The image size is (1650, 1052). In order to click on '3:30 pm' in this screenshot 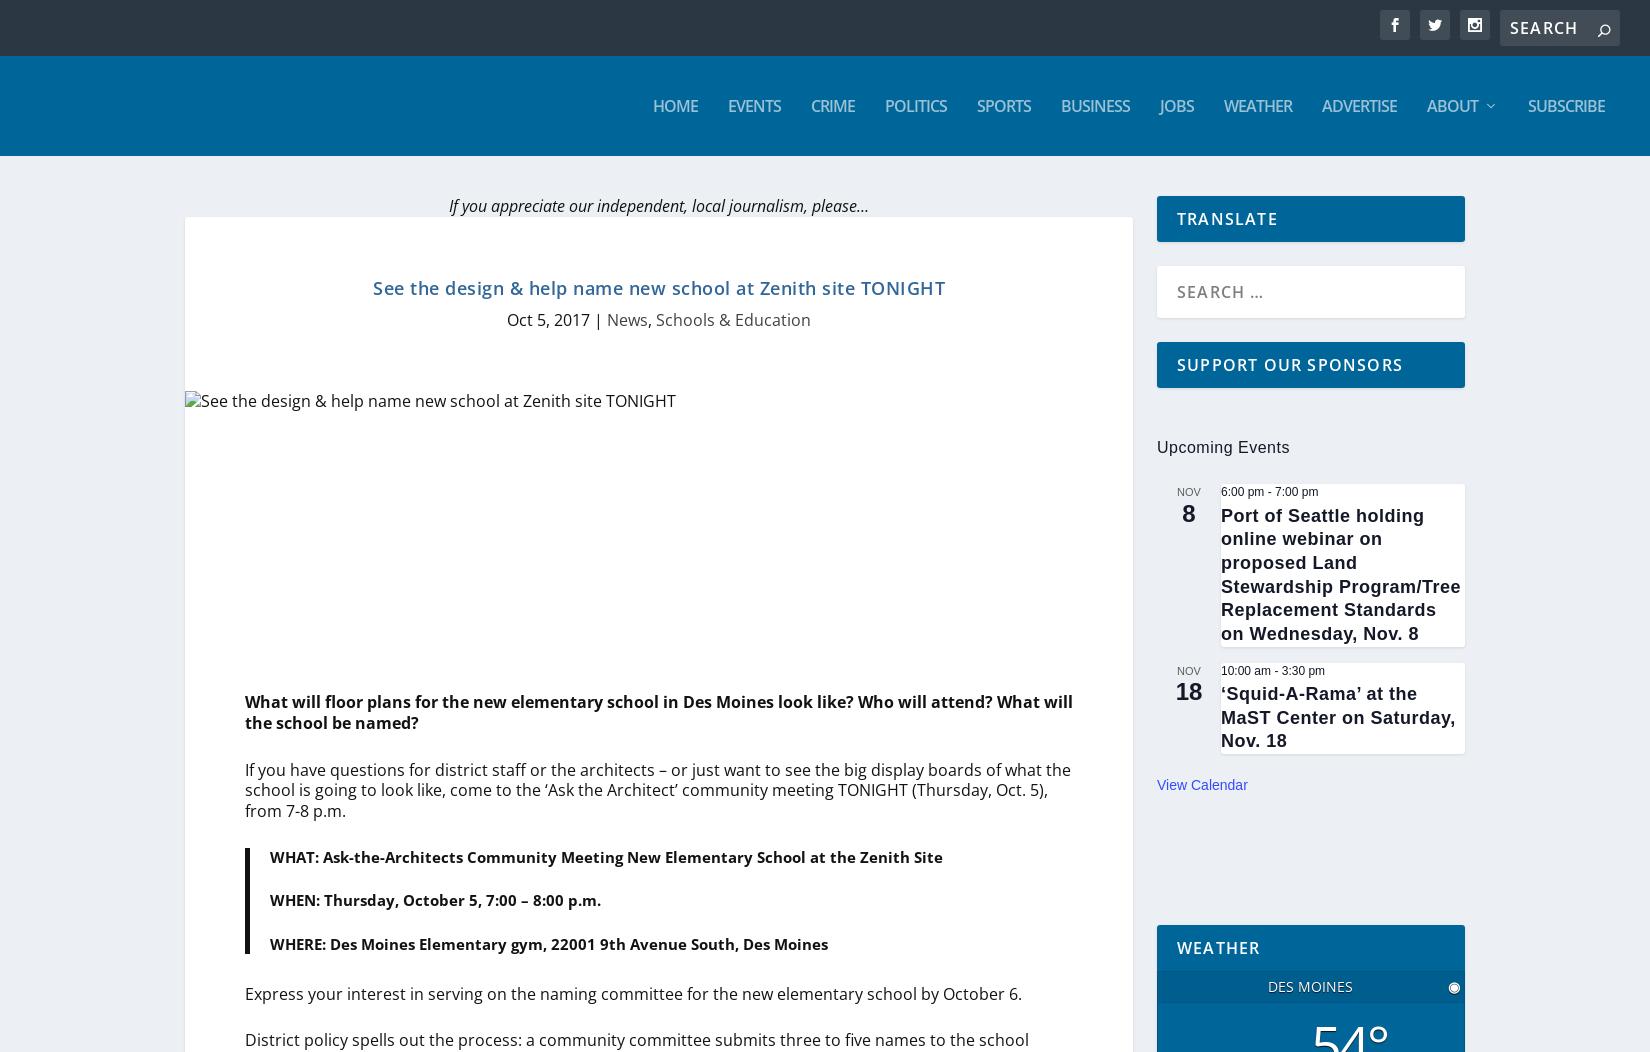, I will do `click(1302, 669)`.